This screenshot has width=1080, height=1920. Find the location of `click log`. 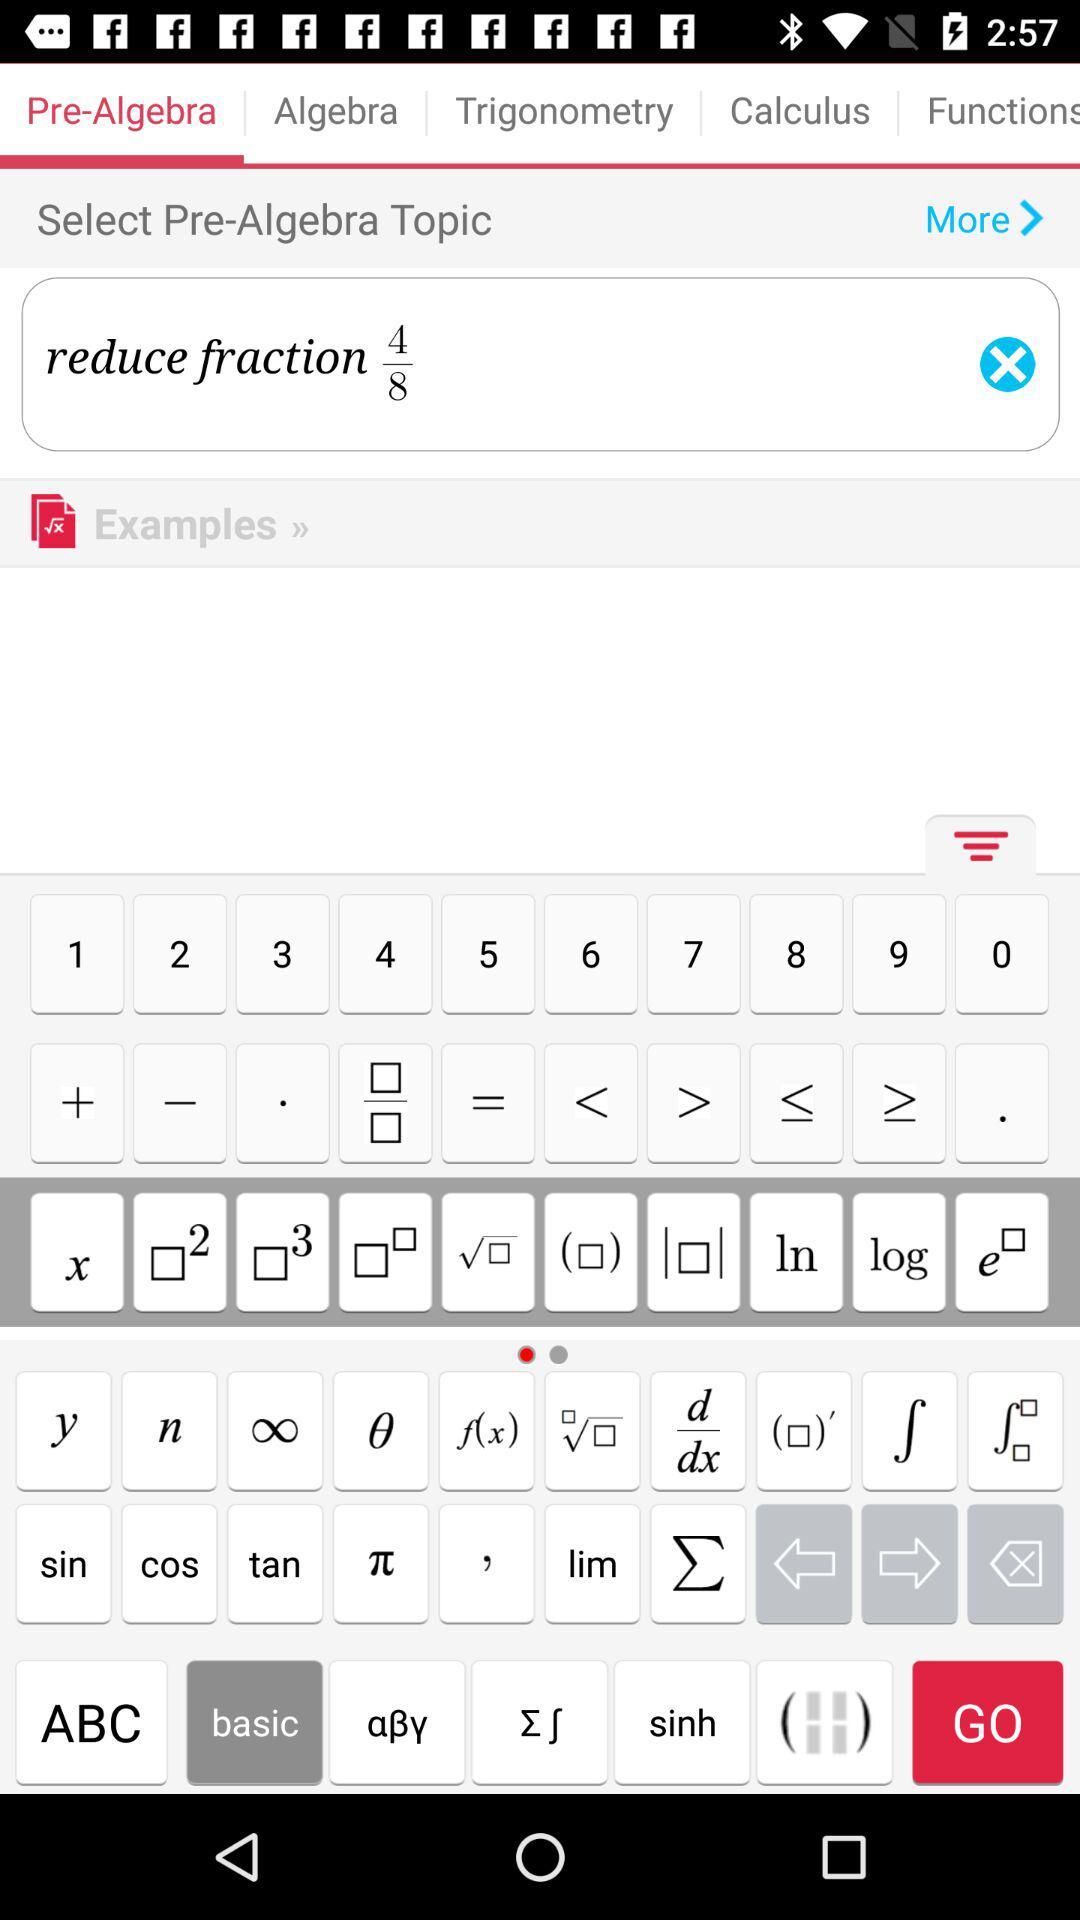

click log is located at coordinates (898, 1251).